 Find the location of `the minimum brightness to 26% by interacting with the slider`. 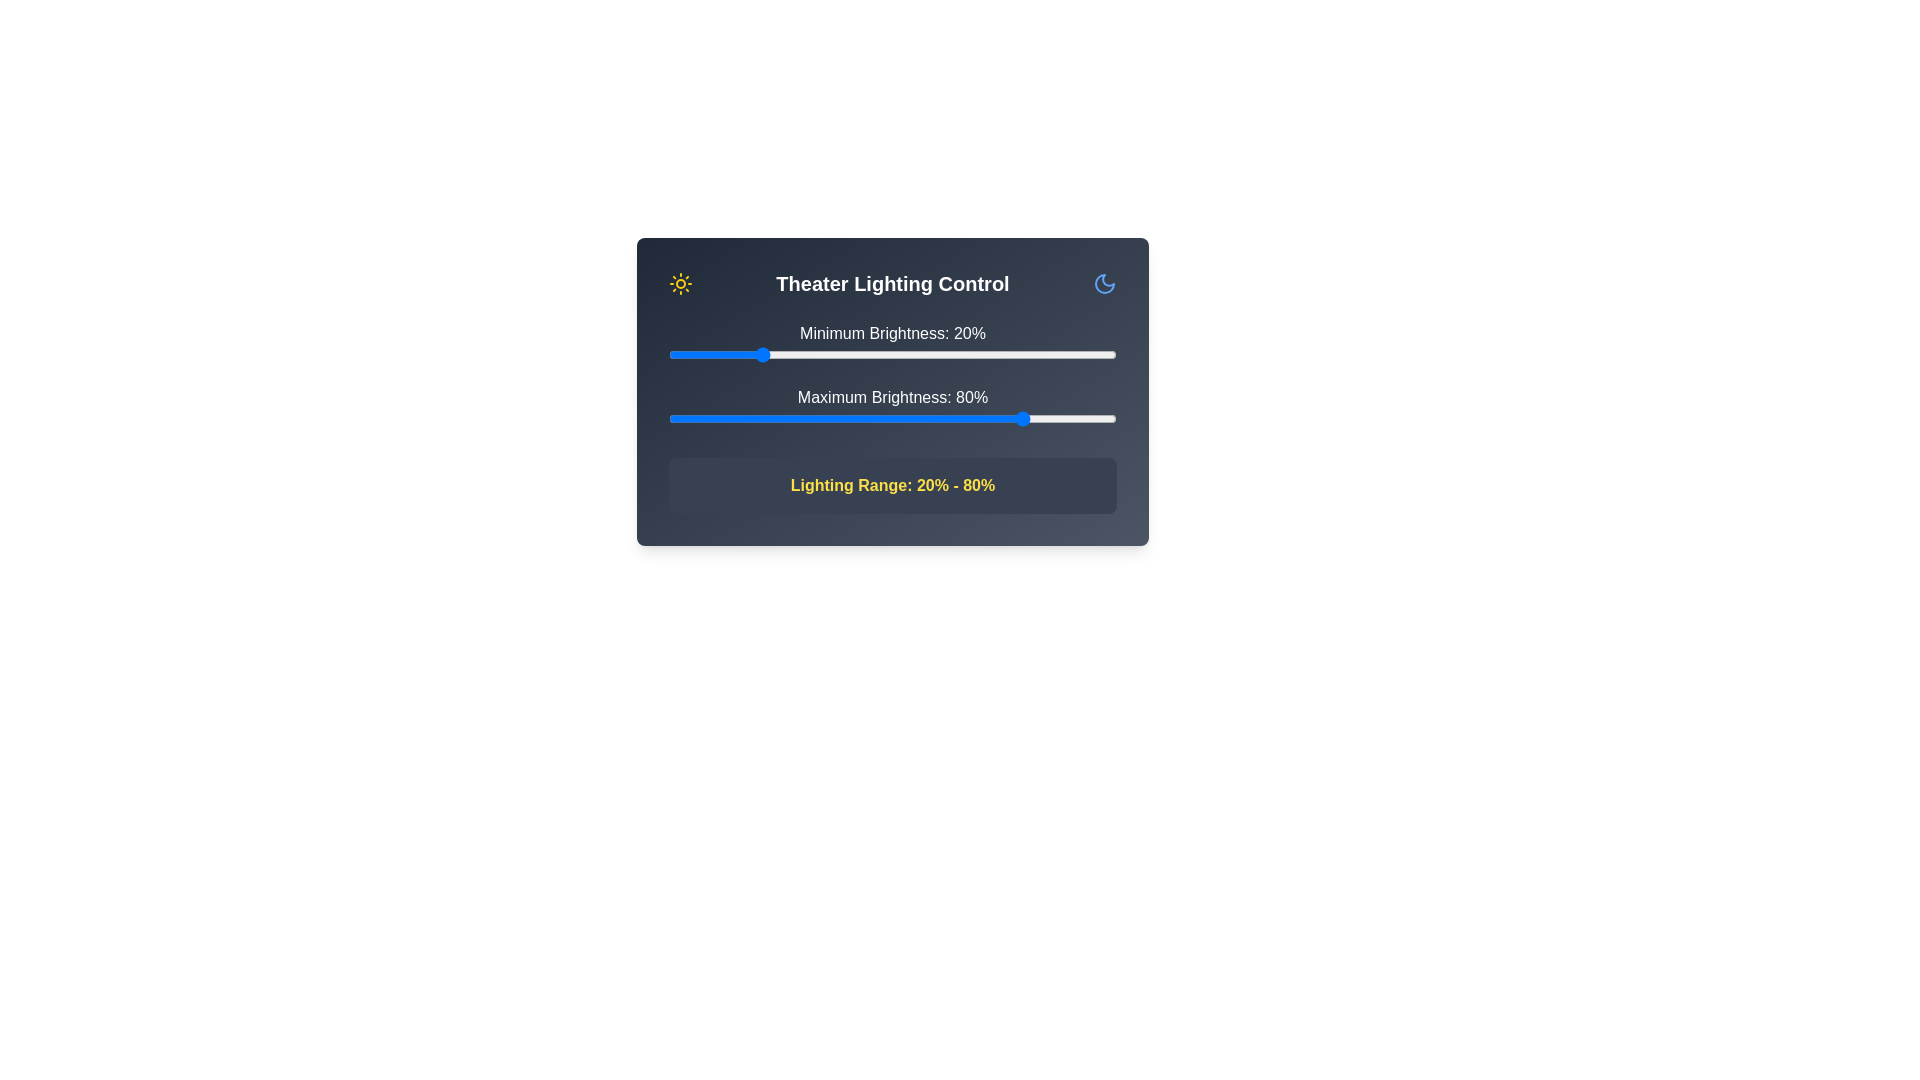

the minimum brightness to 26% by interacting with the slider is located at coordinates (784, 353).